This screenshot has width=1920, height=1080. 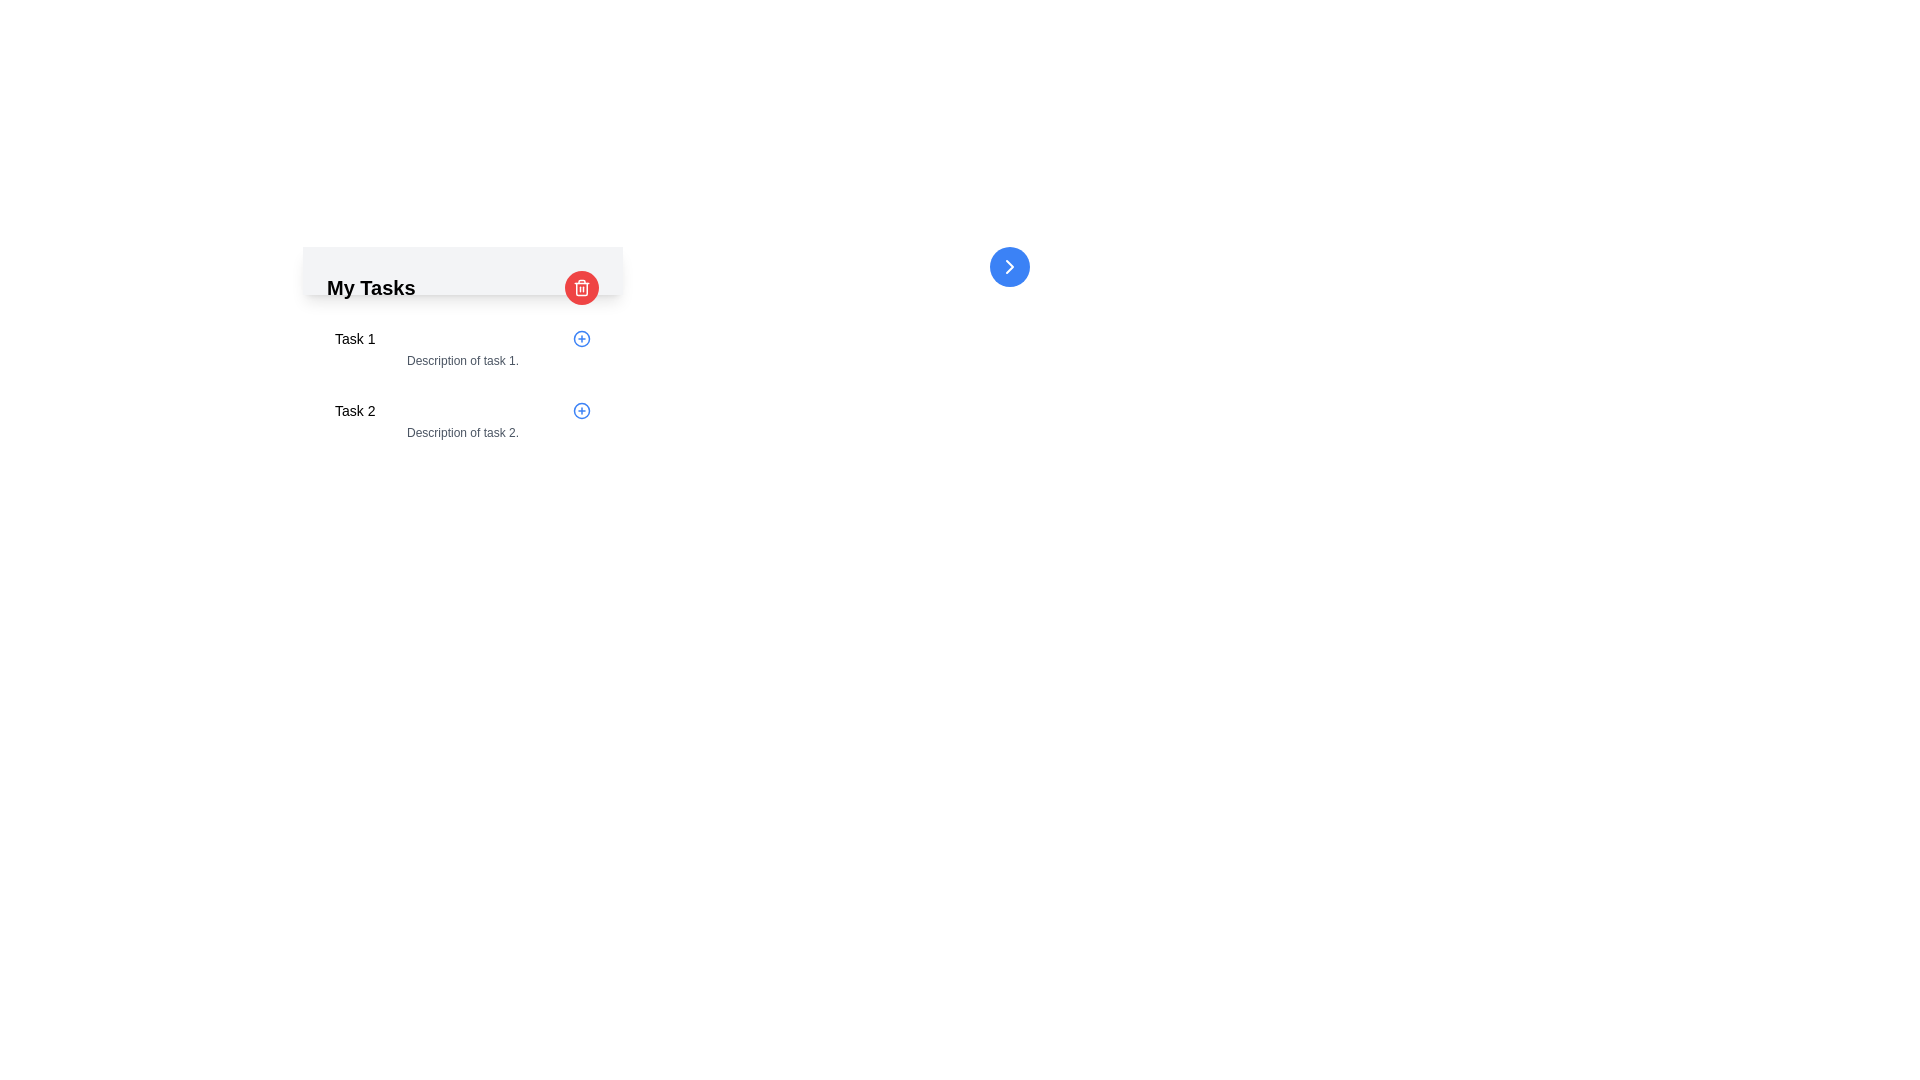 I want to click on the static text label that provides additional context for 'Task 2', located centrally below the title text of the task, so click(x=461, y=431).